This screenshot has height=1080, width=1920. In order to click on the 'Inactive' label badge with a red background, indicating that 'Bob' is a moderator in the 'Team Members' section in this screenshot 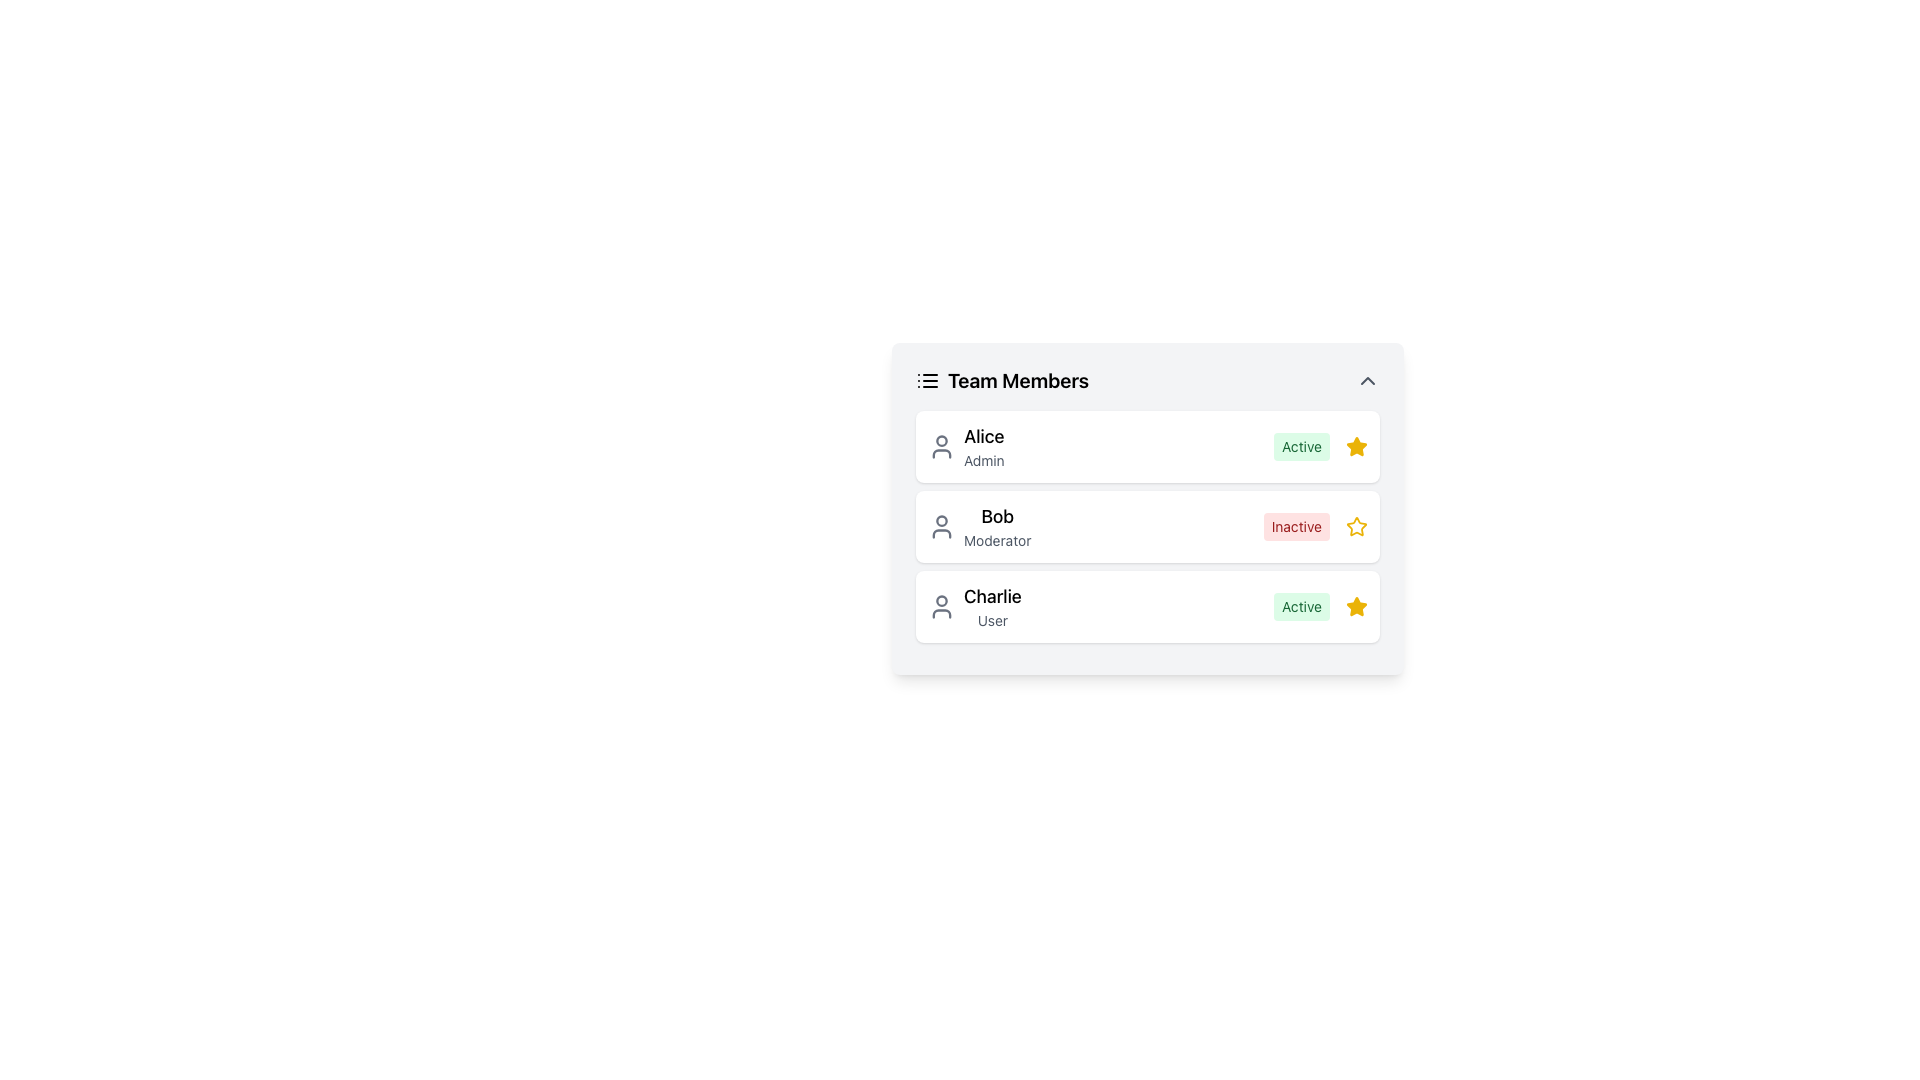, I will do `click(1296, 526)`.